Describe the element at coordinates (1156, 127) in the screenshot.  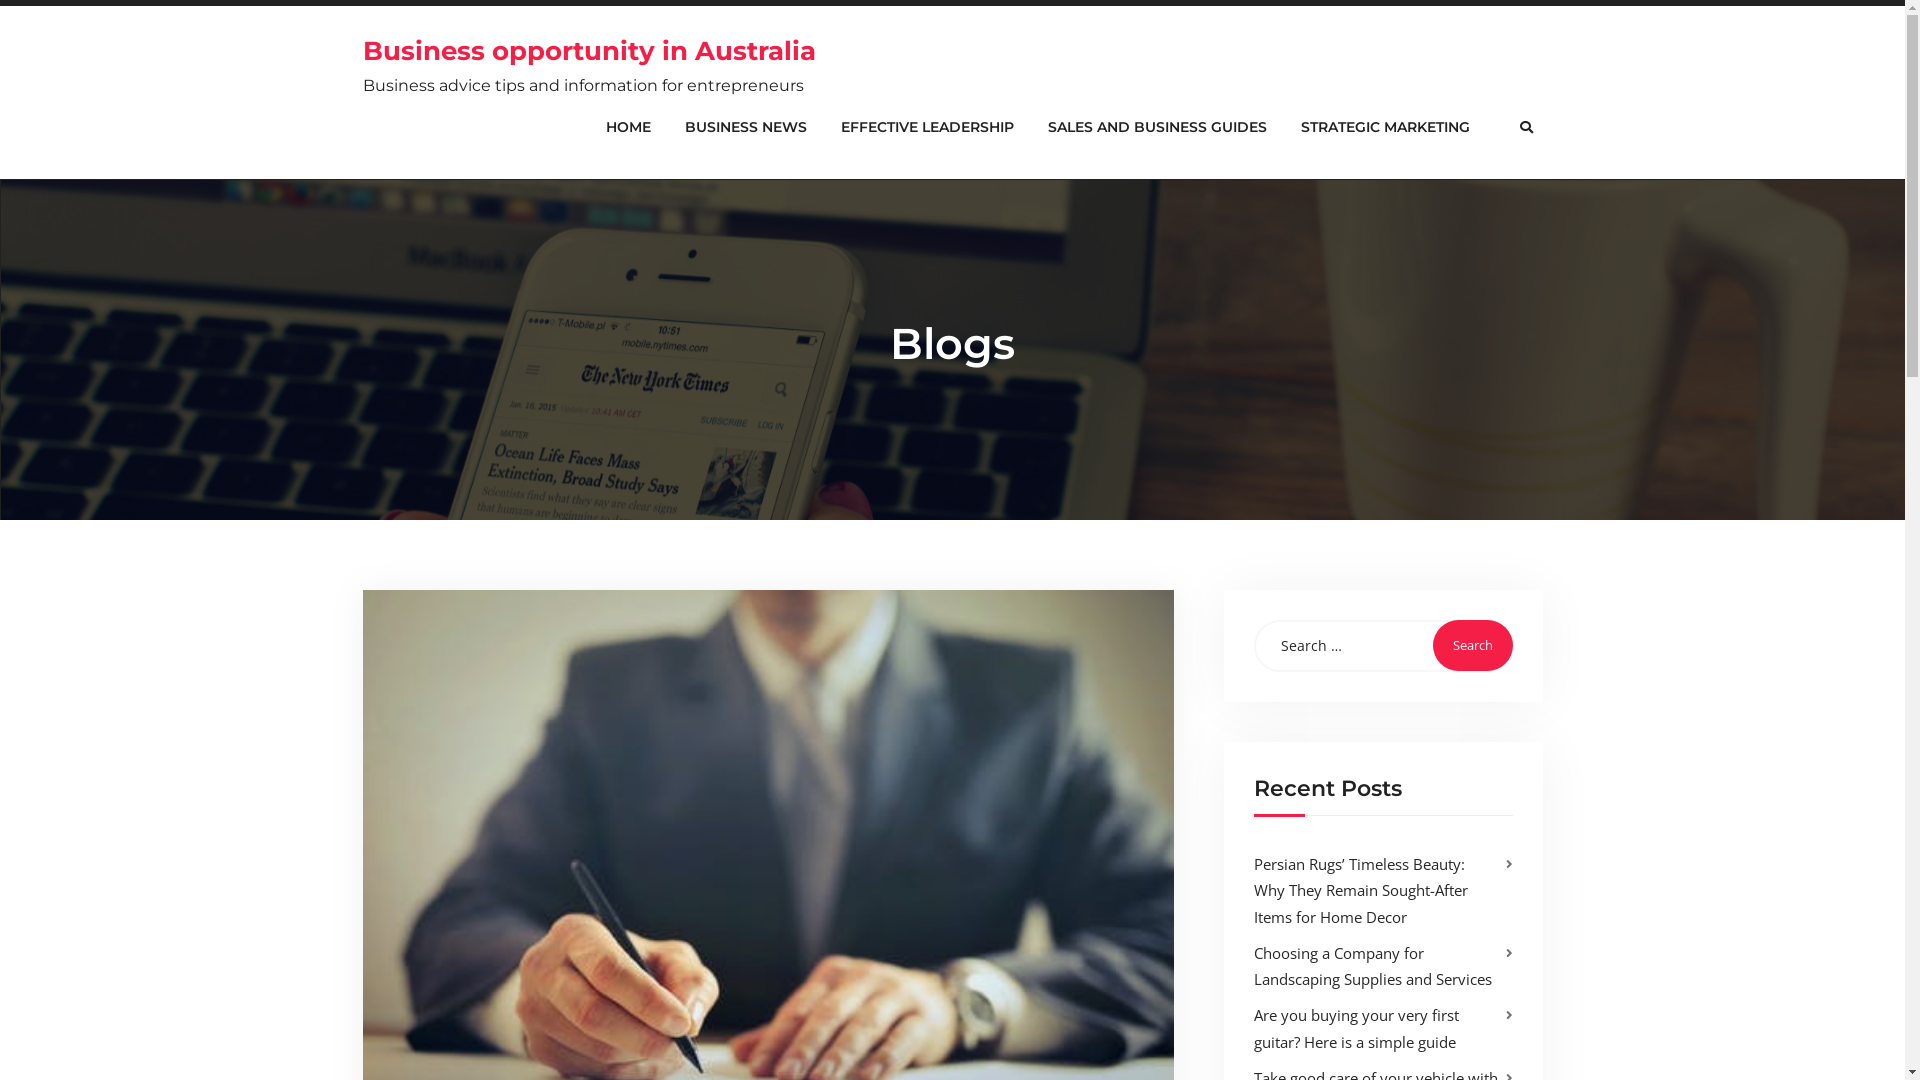
I see `'SALES AND BUSINESS GUIDES'` at that location.